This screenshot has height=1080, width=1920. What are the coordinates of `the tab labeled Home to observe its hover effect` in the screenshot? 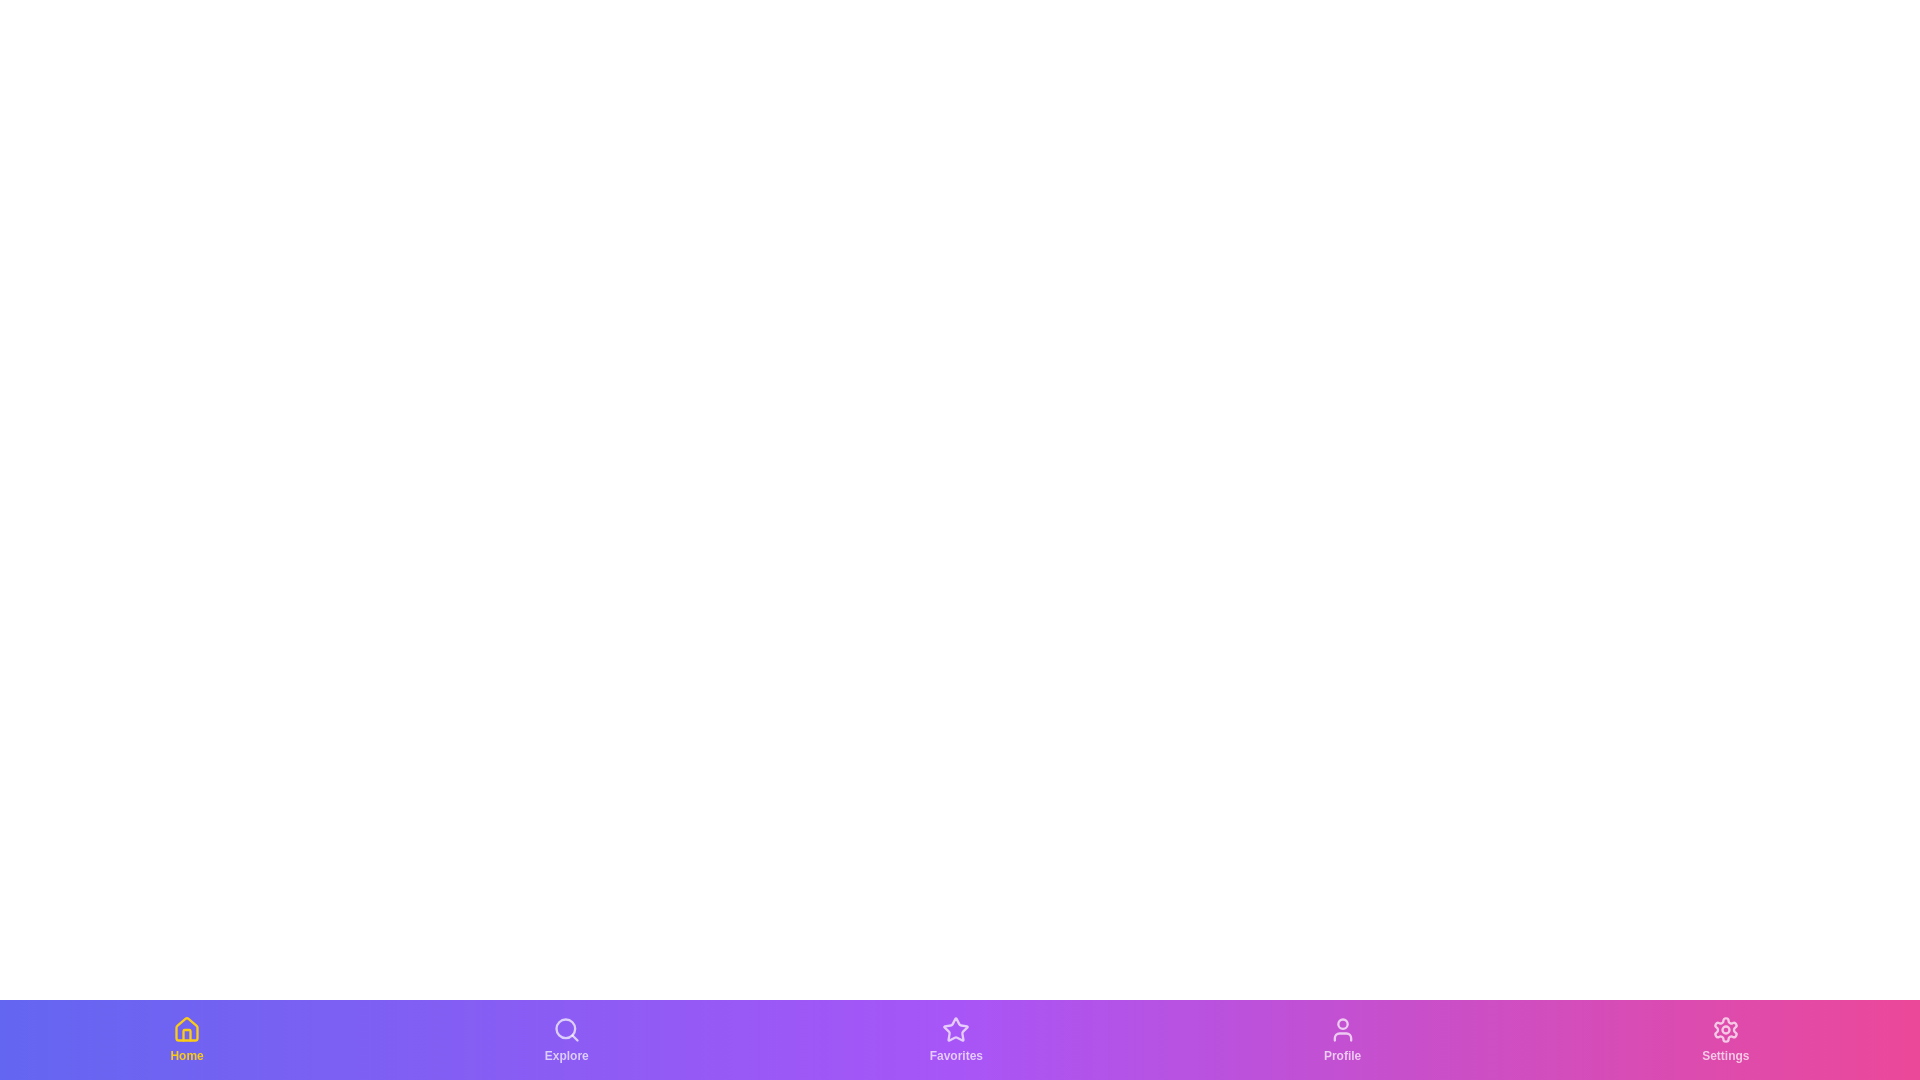 It's located at (187, 1039).